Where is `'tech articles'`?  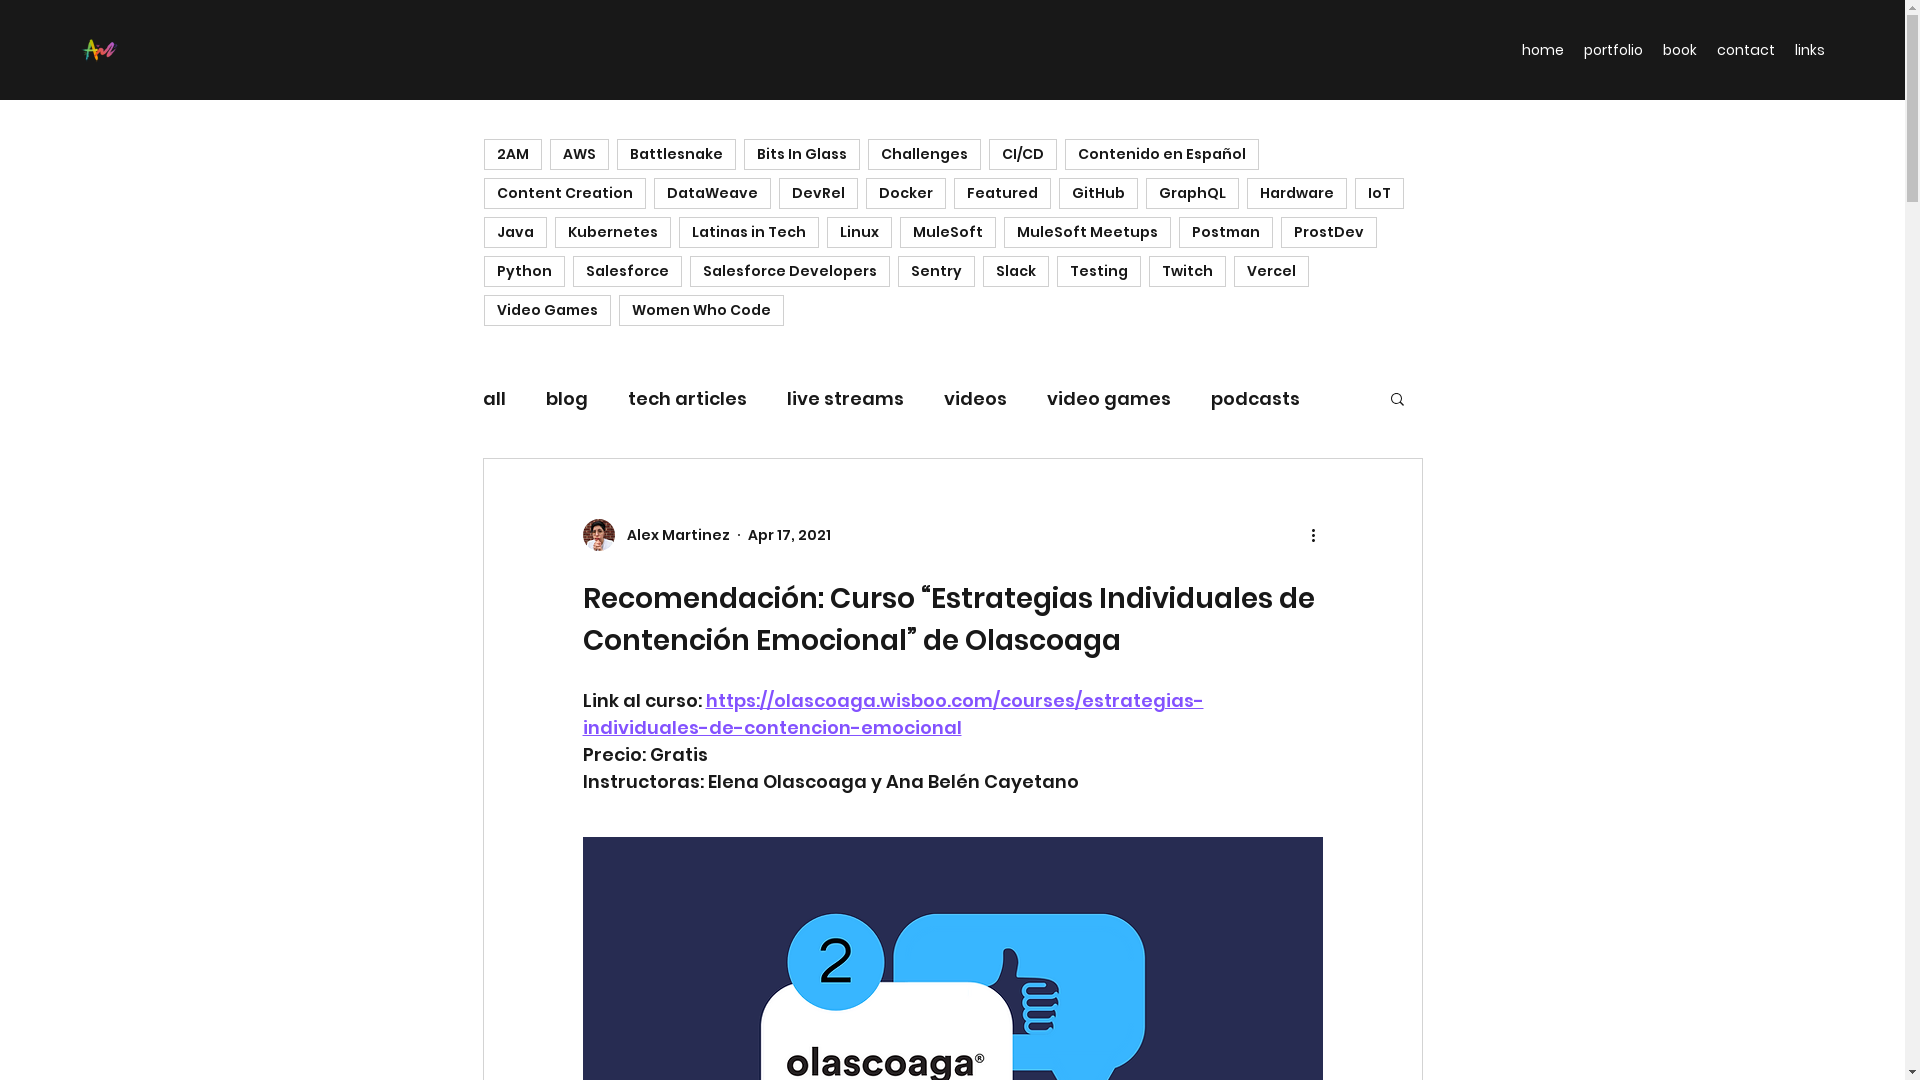
'tech articles' is located at coordinates (687, 397).